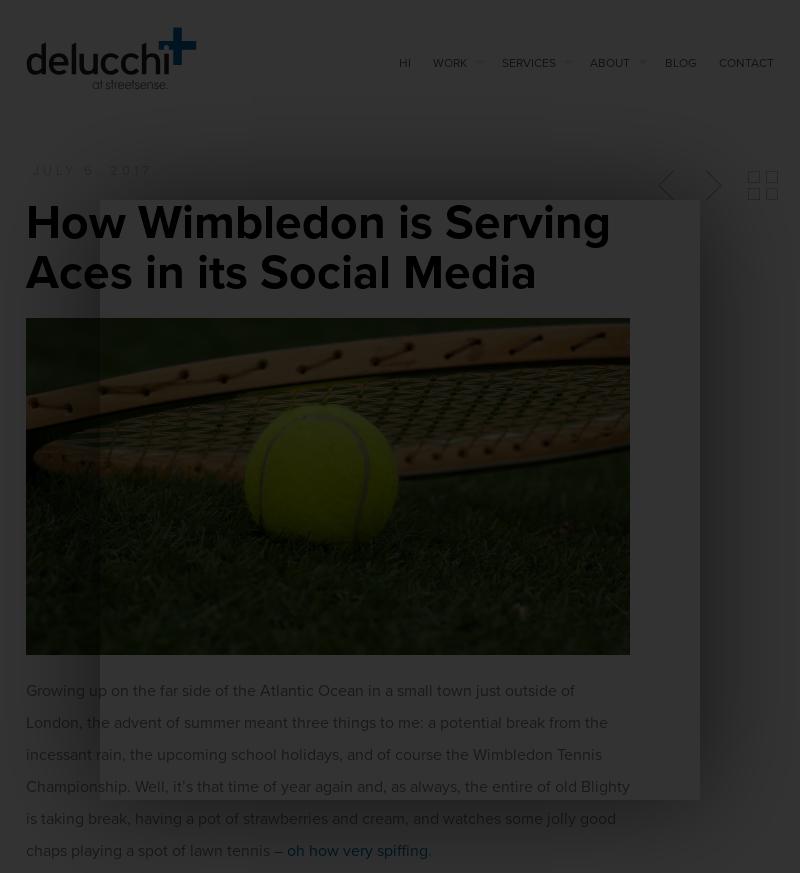 This screenshot has width=800, height=873. What do you see at coordinates (93, 171) in the screenshot?
I see `'July 6, 2017'` at bounding box center [93, 171].